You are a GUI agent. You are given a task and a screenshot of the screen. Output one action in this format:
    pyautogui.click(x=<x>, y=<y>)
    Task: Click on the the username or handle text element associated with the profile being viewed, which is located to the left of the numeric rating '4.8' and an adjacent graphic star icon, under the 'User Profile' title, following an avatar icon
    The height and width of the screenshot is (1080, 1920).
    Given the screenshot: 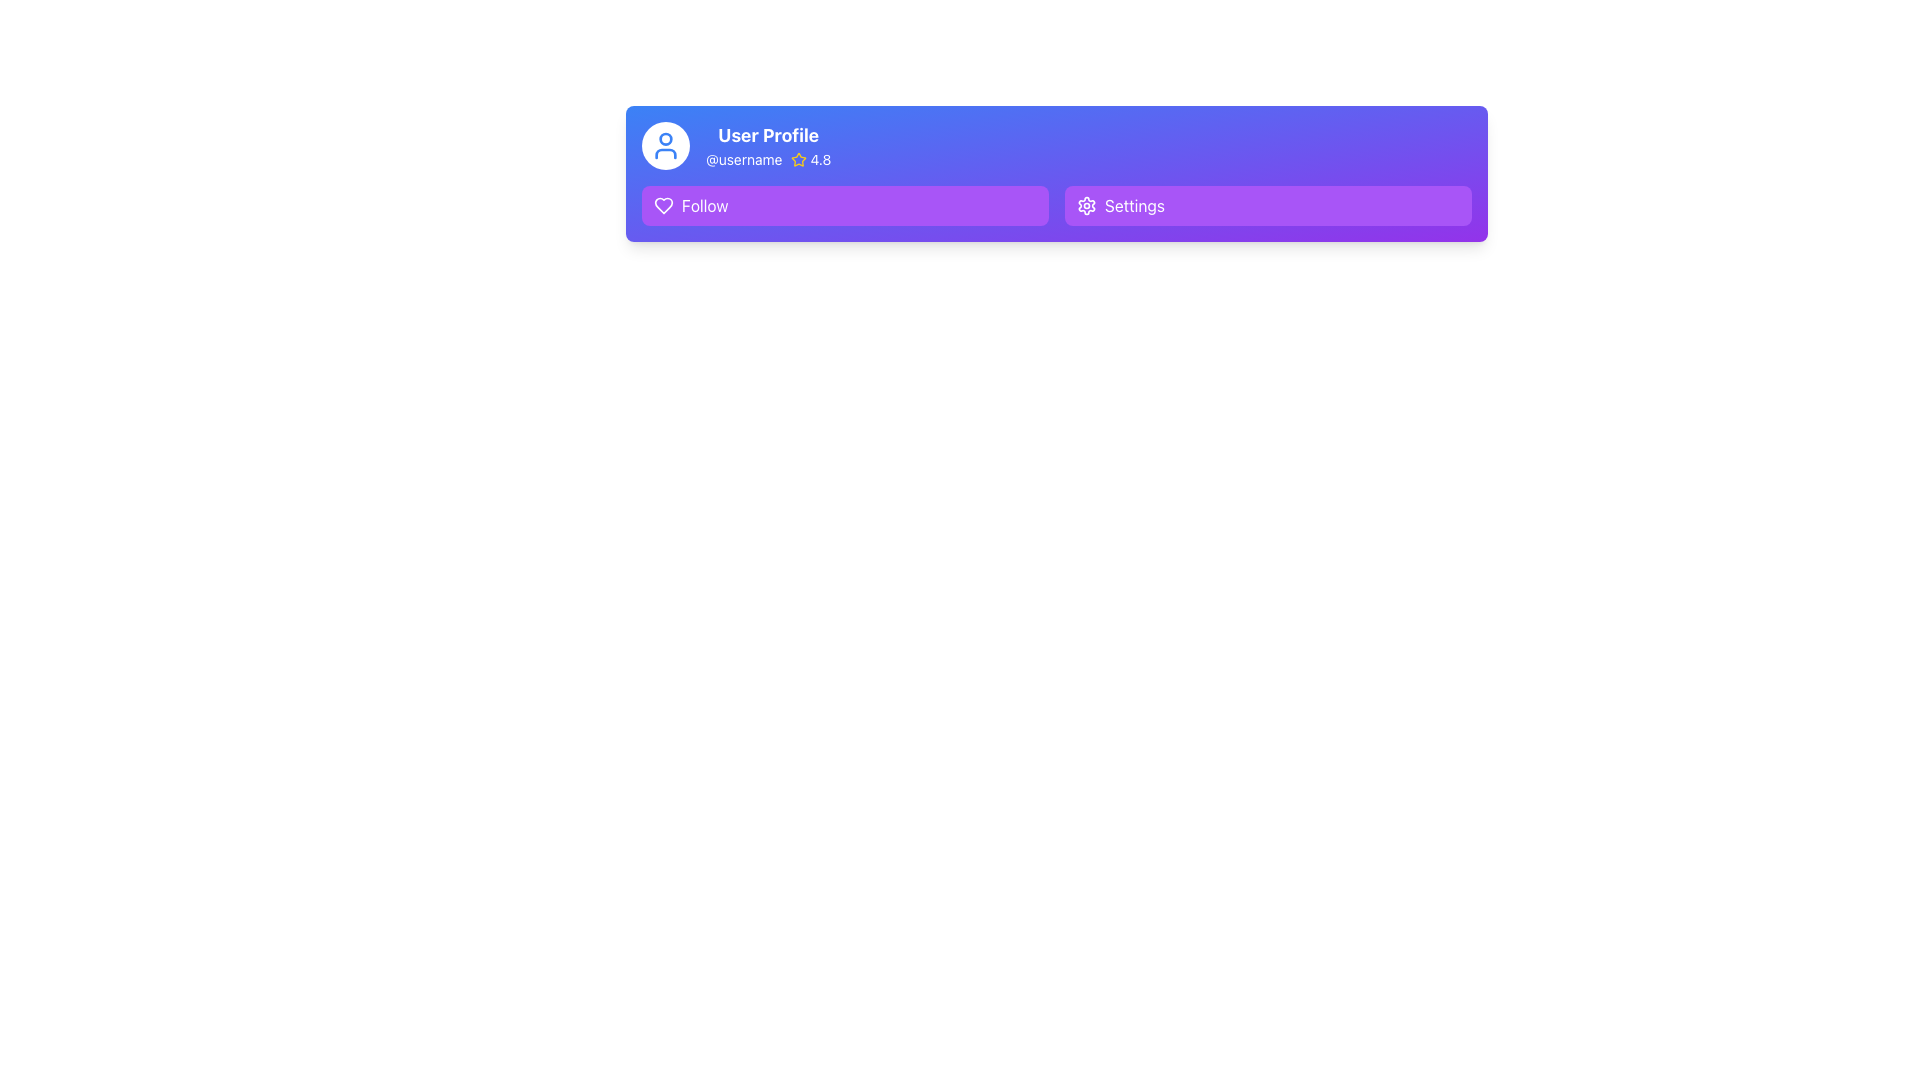 What is the action you would take?
    pyautogui.click(x=743, y=158)
    